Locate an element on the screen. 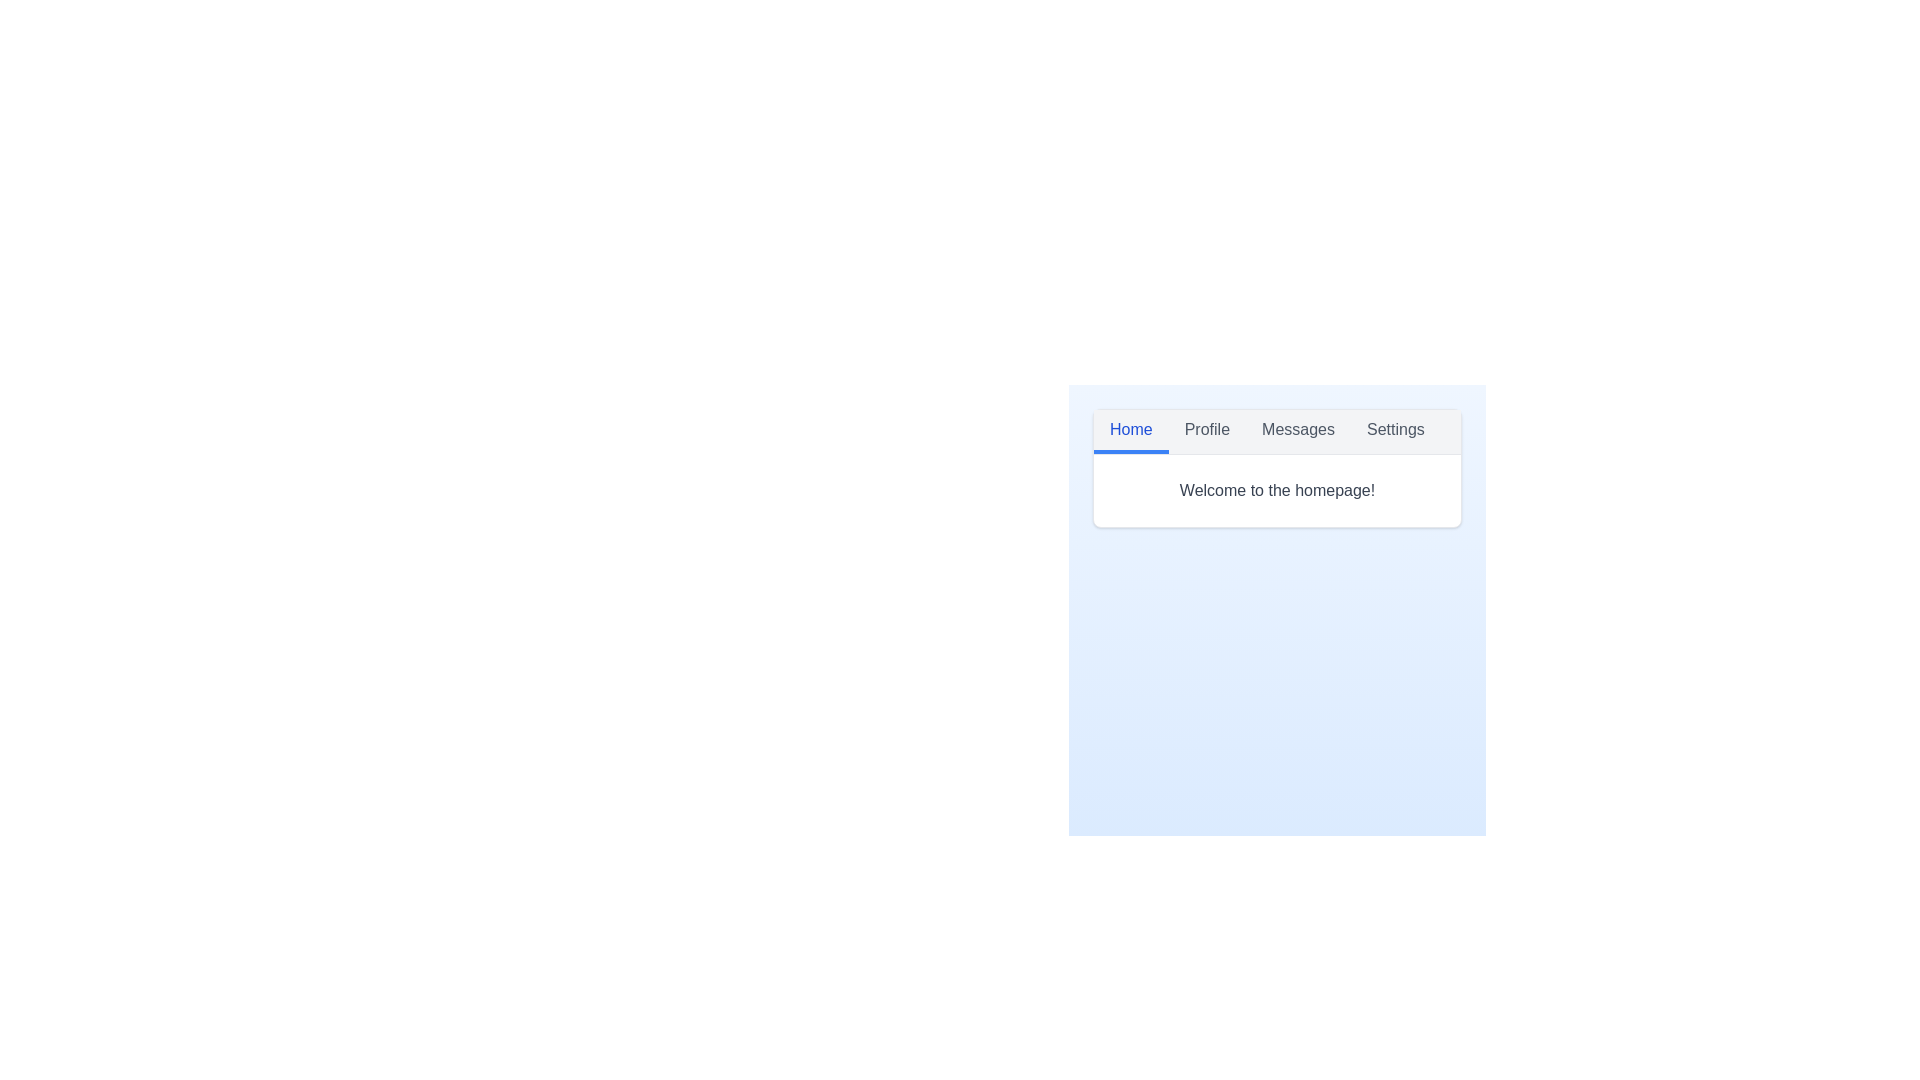  the 'Home' navigation tab, which is styled with a blue font and highlighted blue underline is located at coordinates (1131, 431).